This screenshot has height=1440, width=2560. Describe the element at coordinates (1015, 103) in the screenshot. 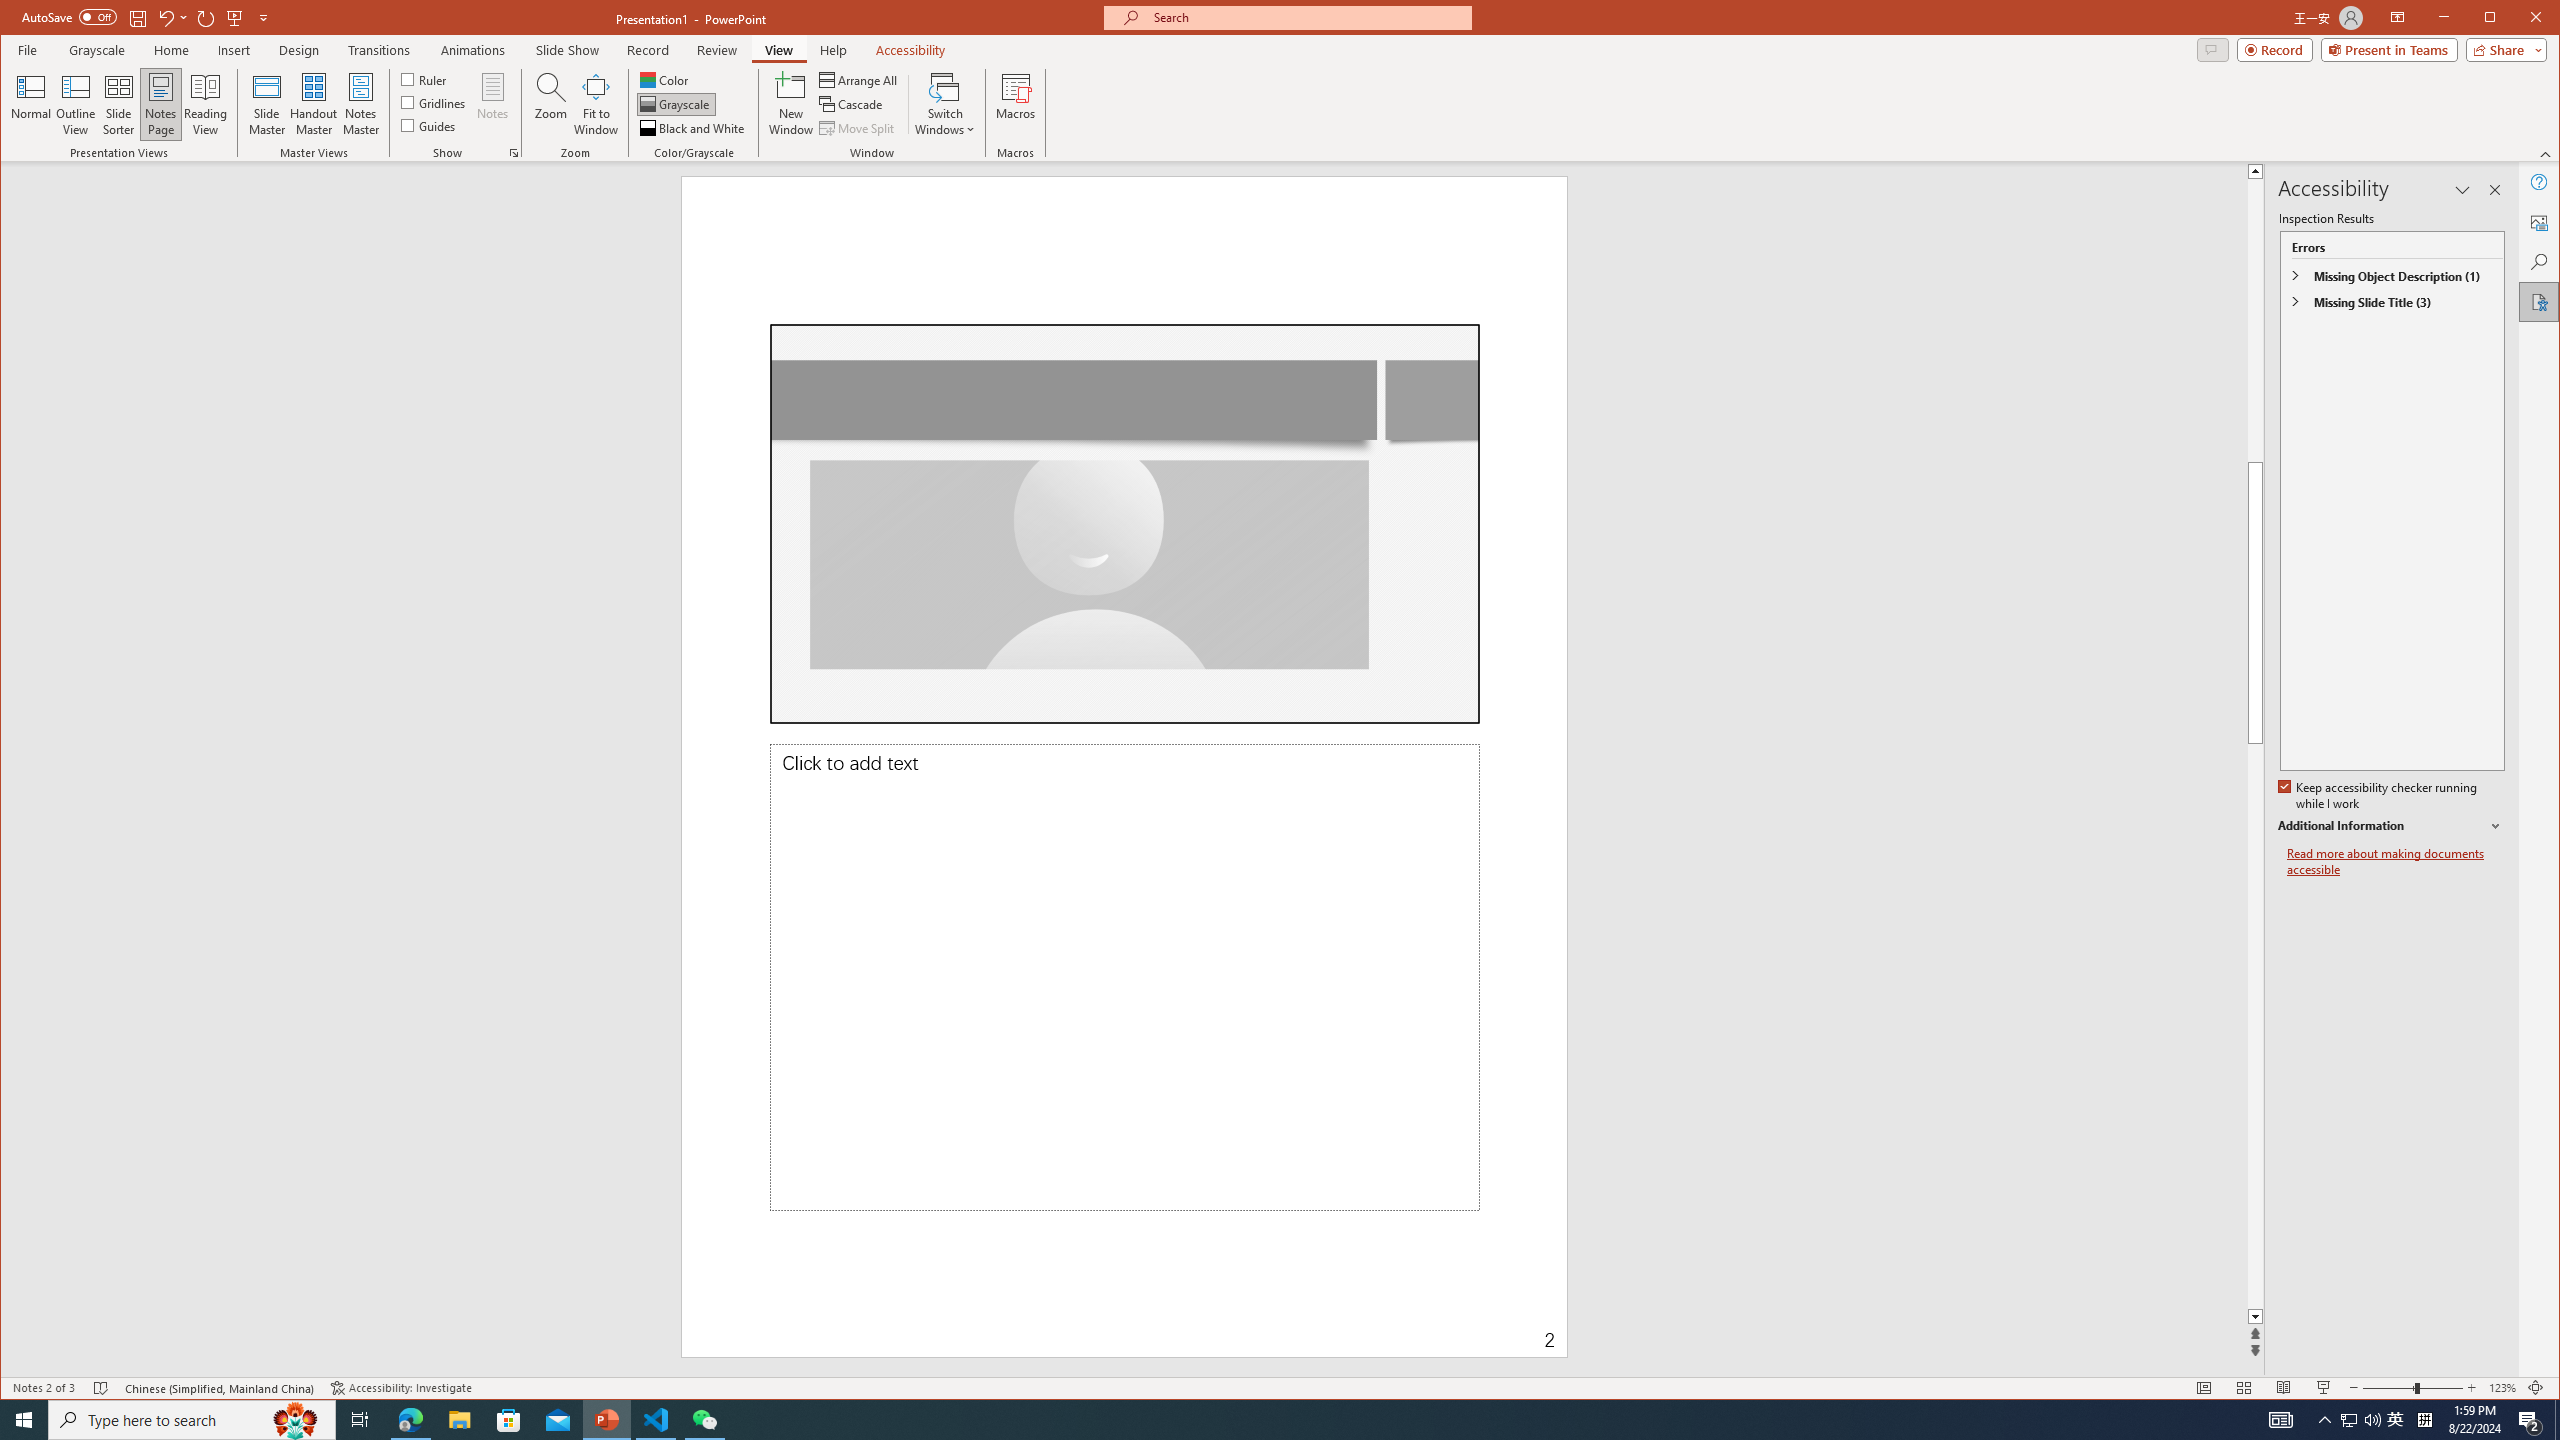

I see `'Macros'` at that location.